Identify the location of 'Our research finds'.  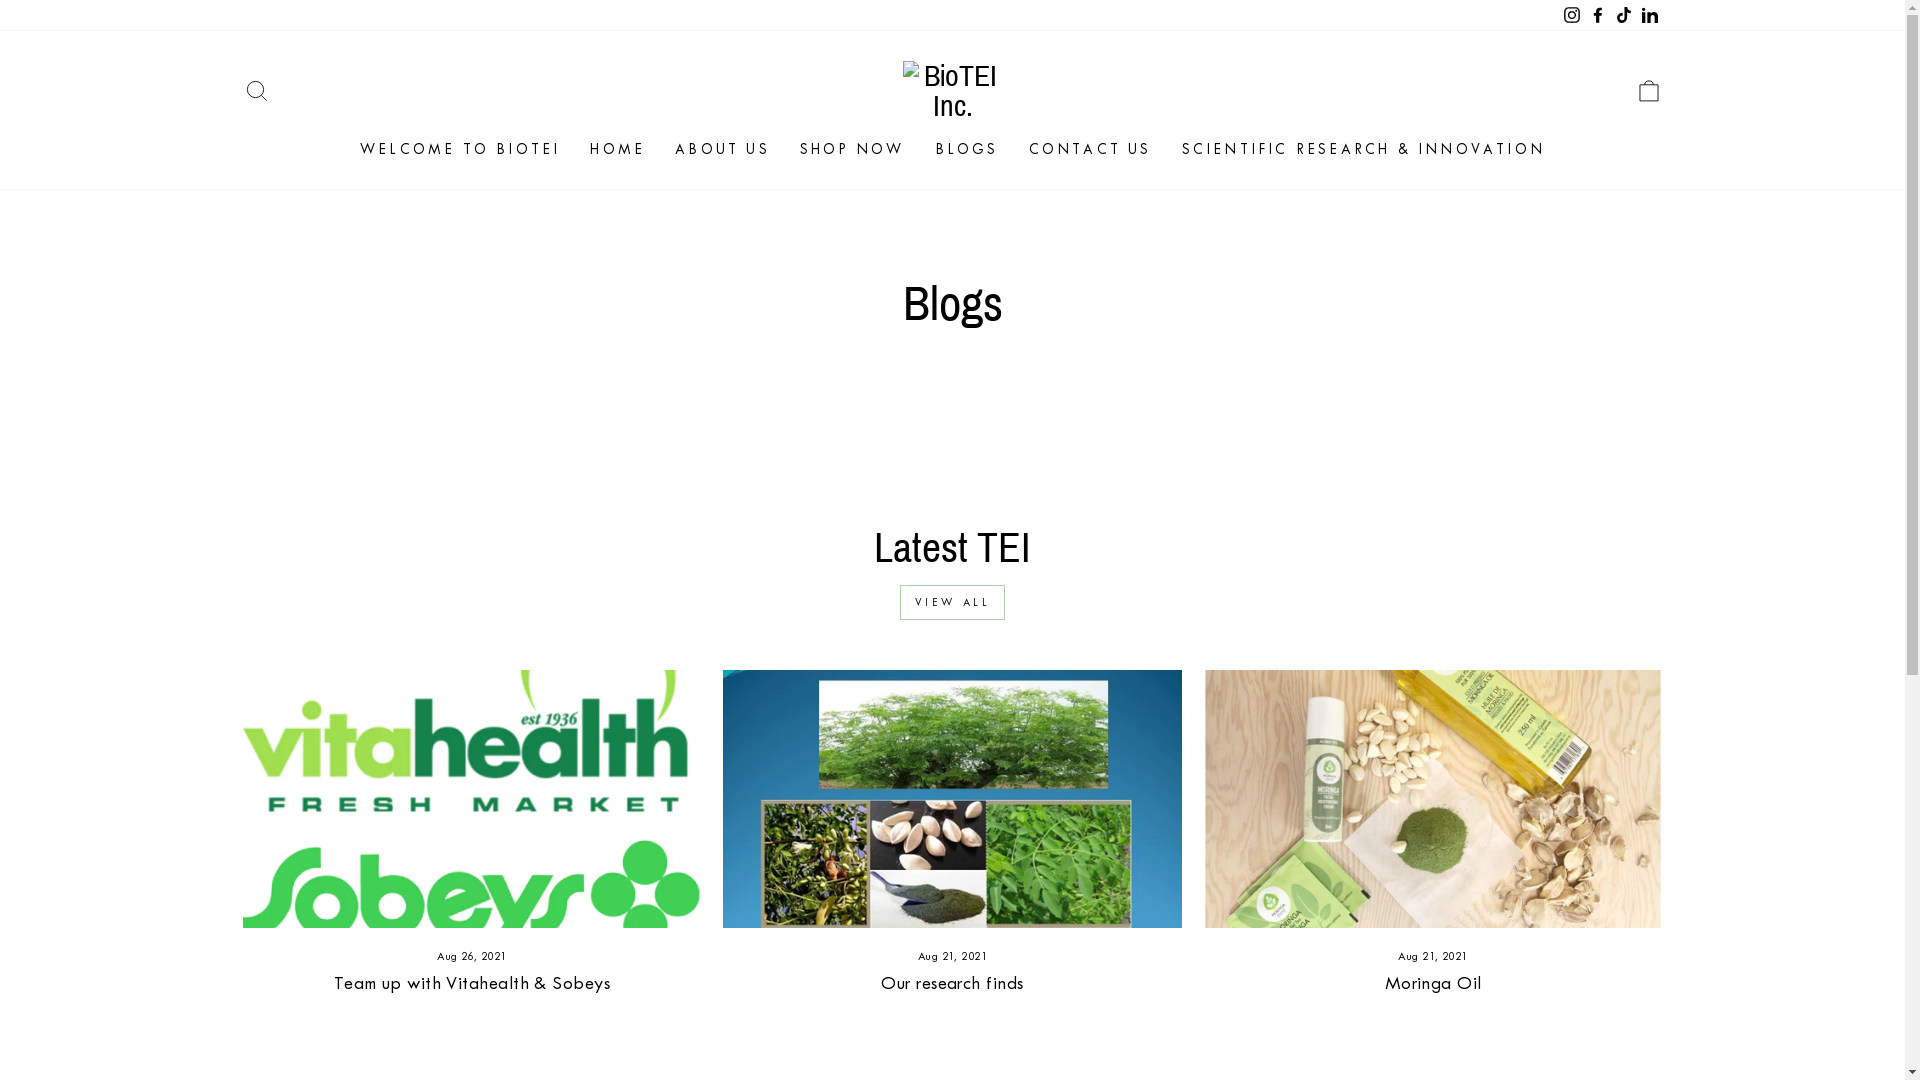
(950, 982).